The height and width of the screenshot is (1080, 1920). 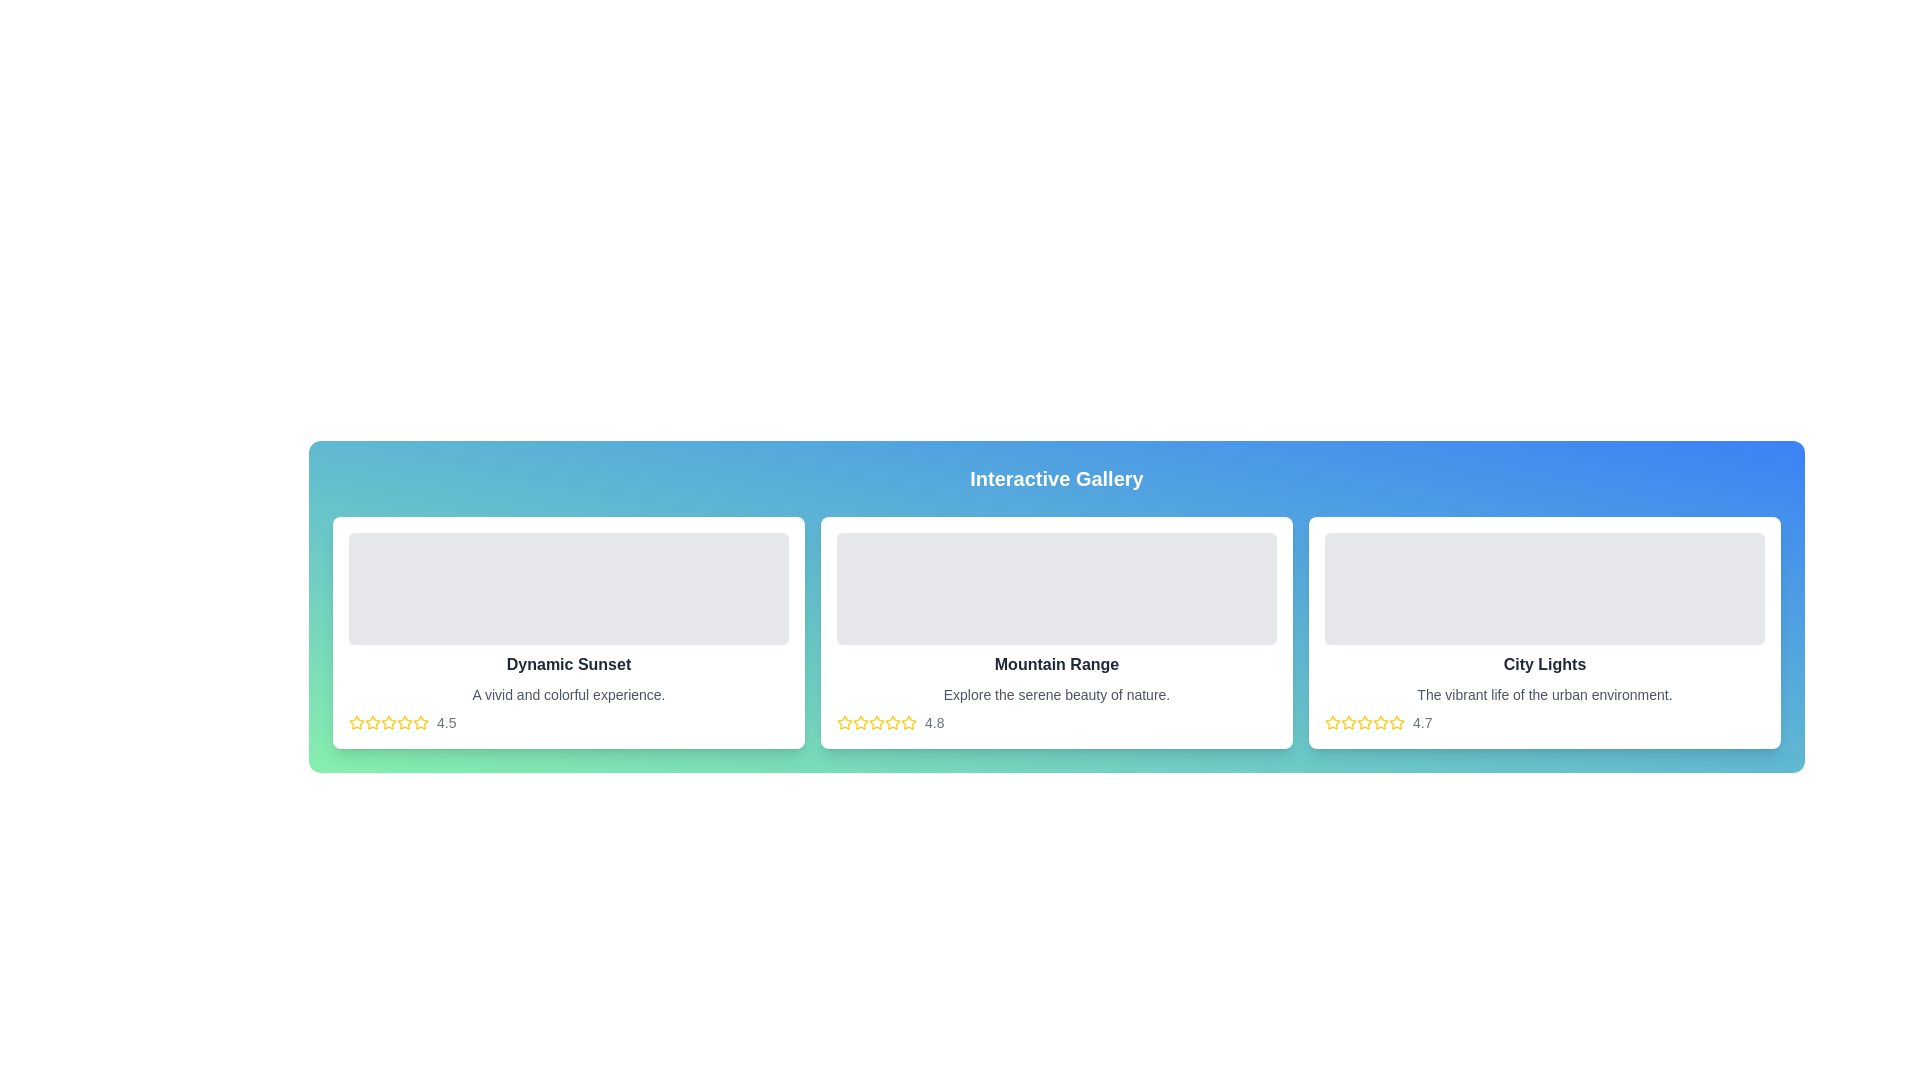 What do you see at coordinates (1395, 722) in the screenshot?
I see `the yellow star icon, which is the fourth star in the rating system below the 'City Lights' card description` at bounding box center [1395, 722].